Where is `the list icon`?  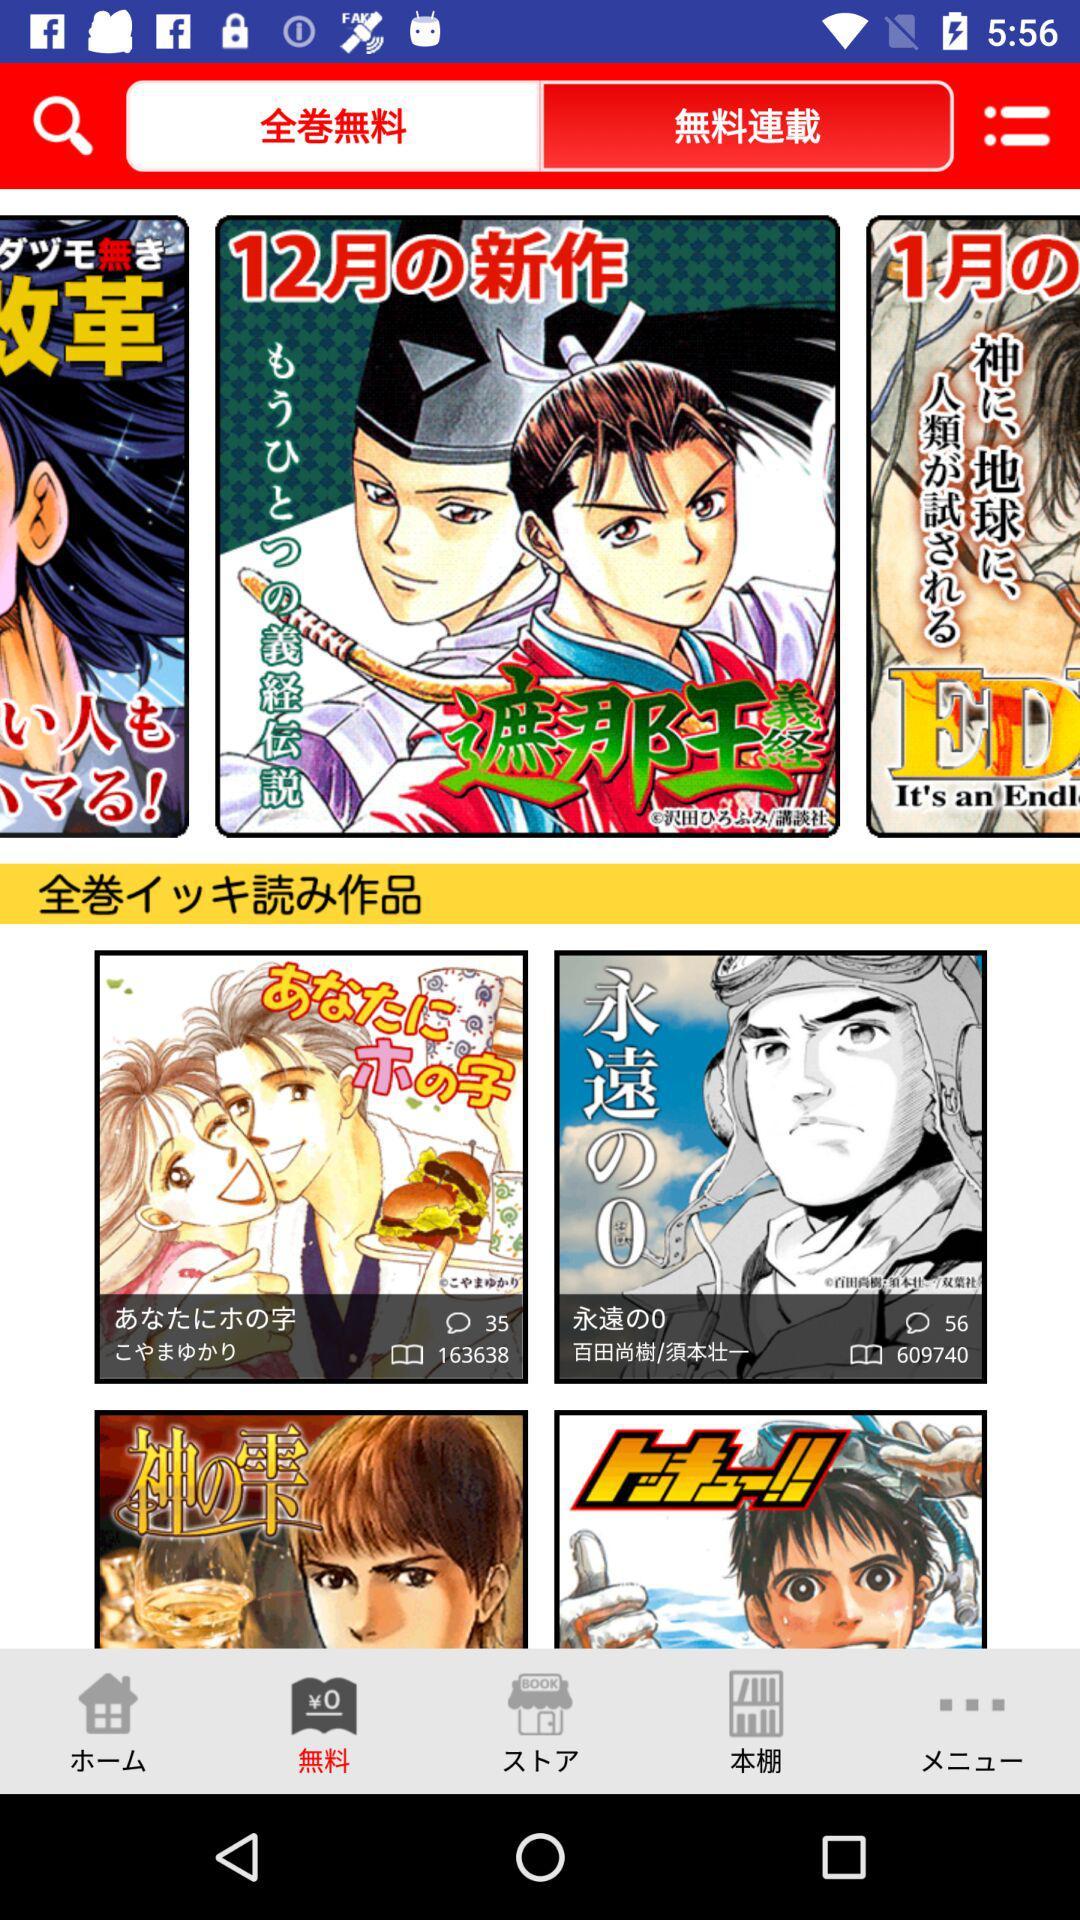 the list icon is located at coordinates (1017, 124).